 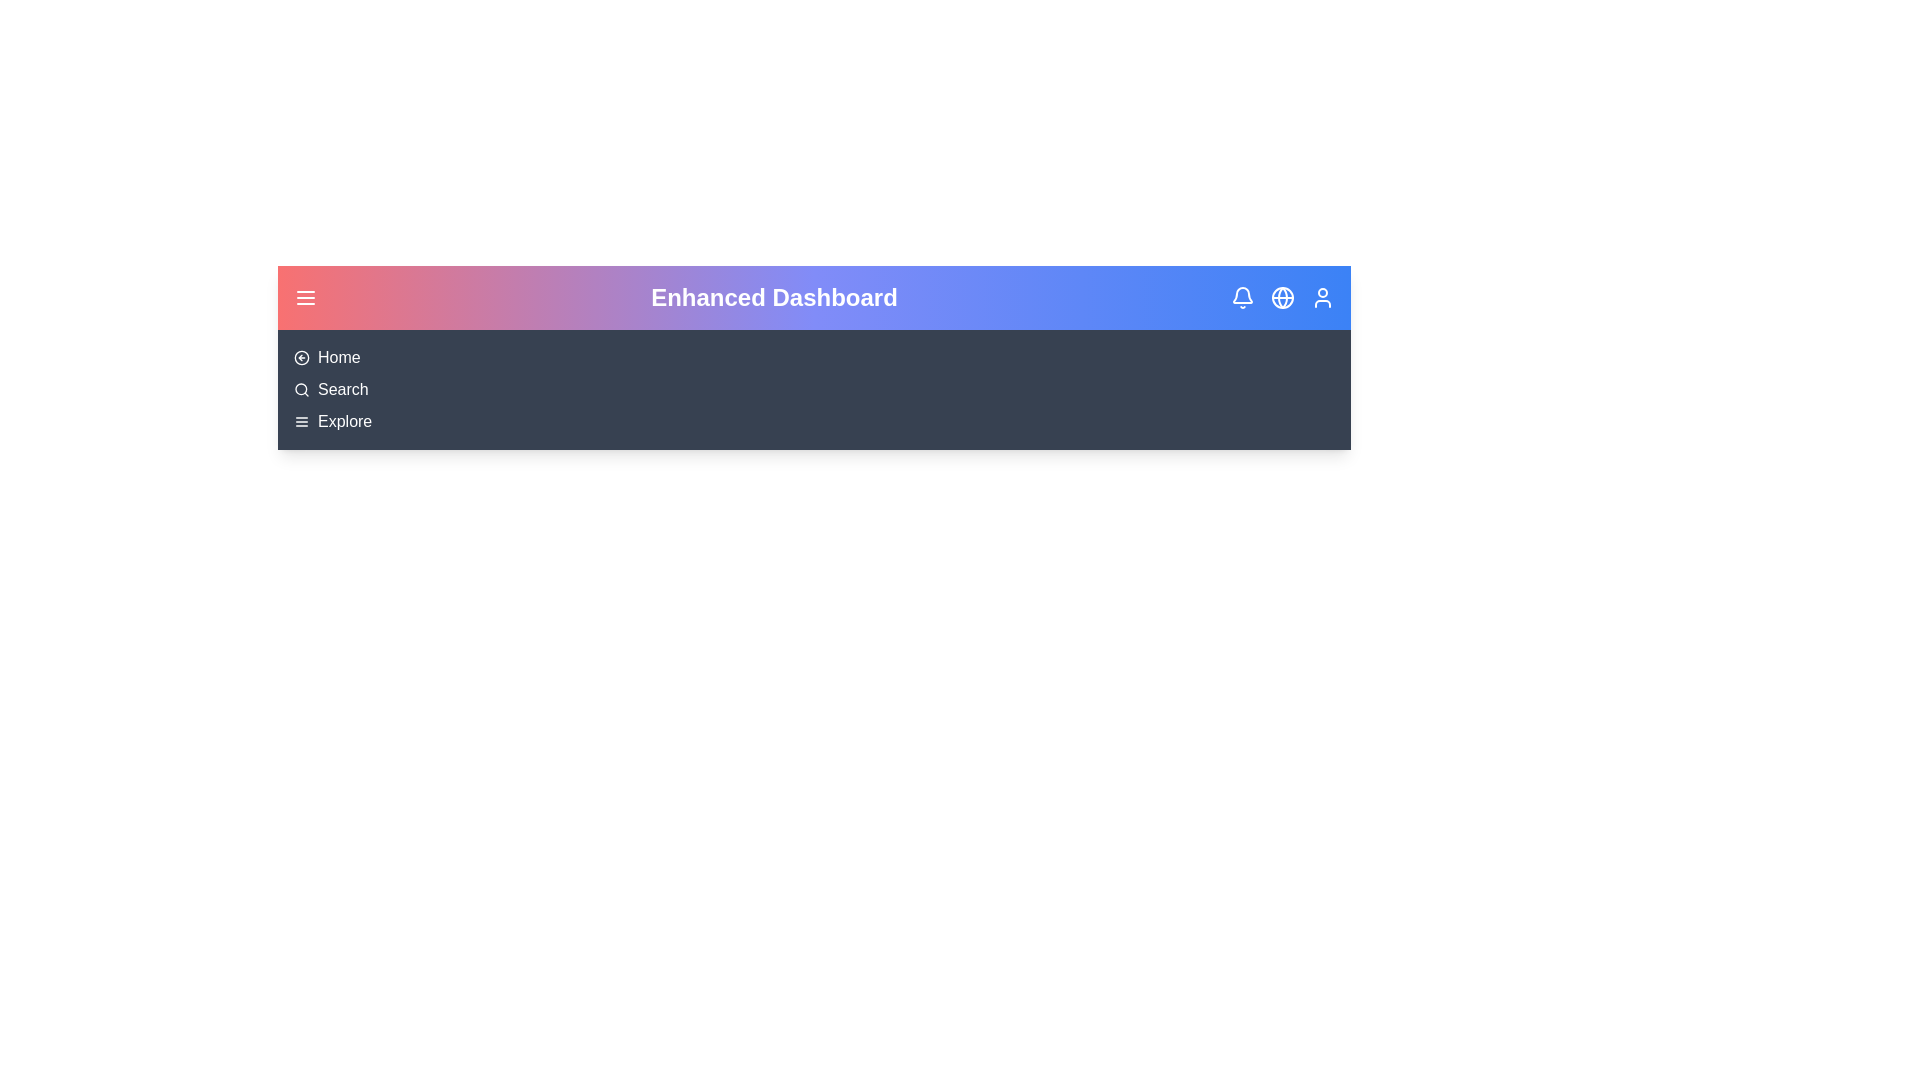 I want to click on the 'Globe' icon at its center position, so click(x=1282, y=297).